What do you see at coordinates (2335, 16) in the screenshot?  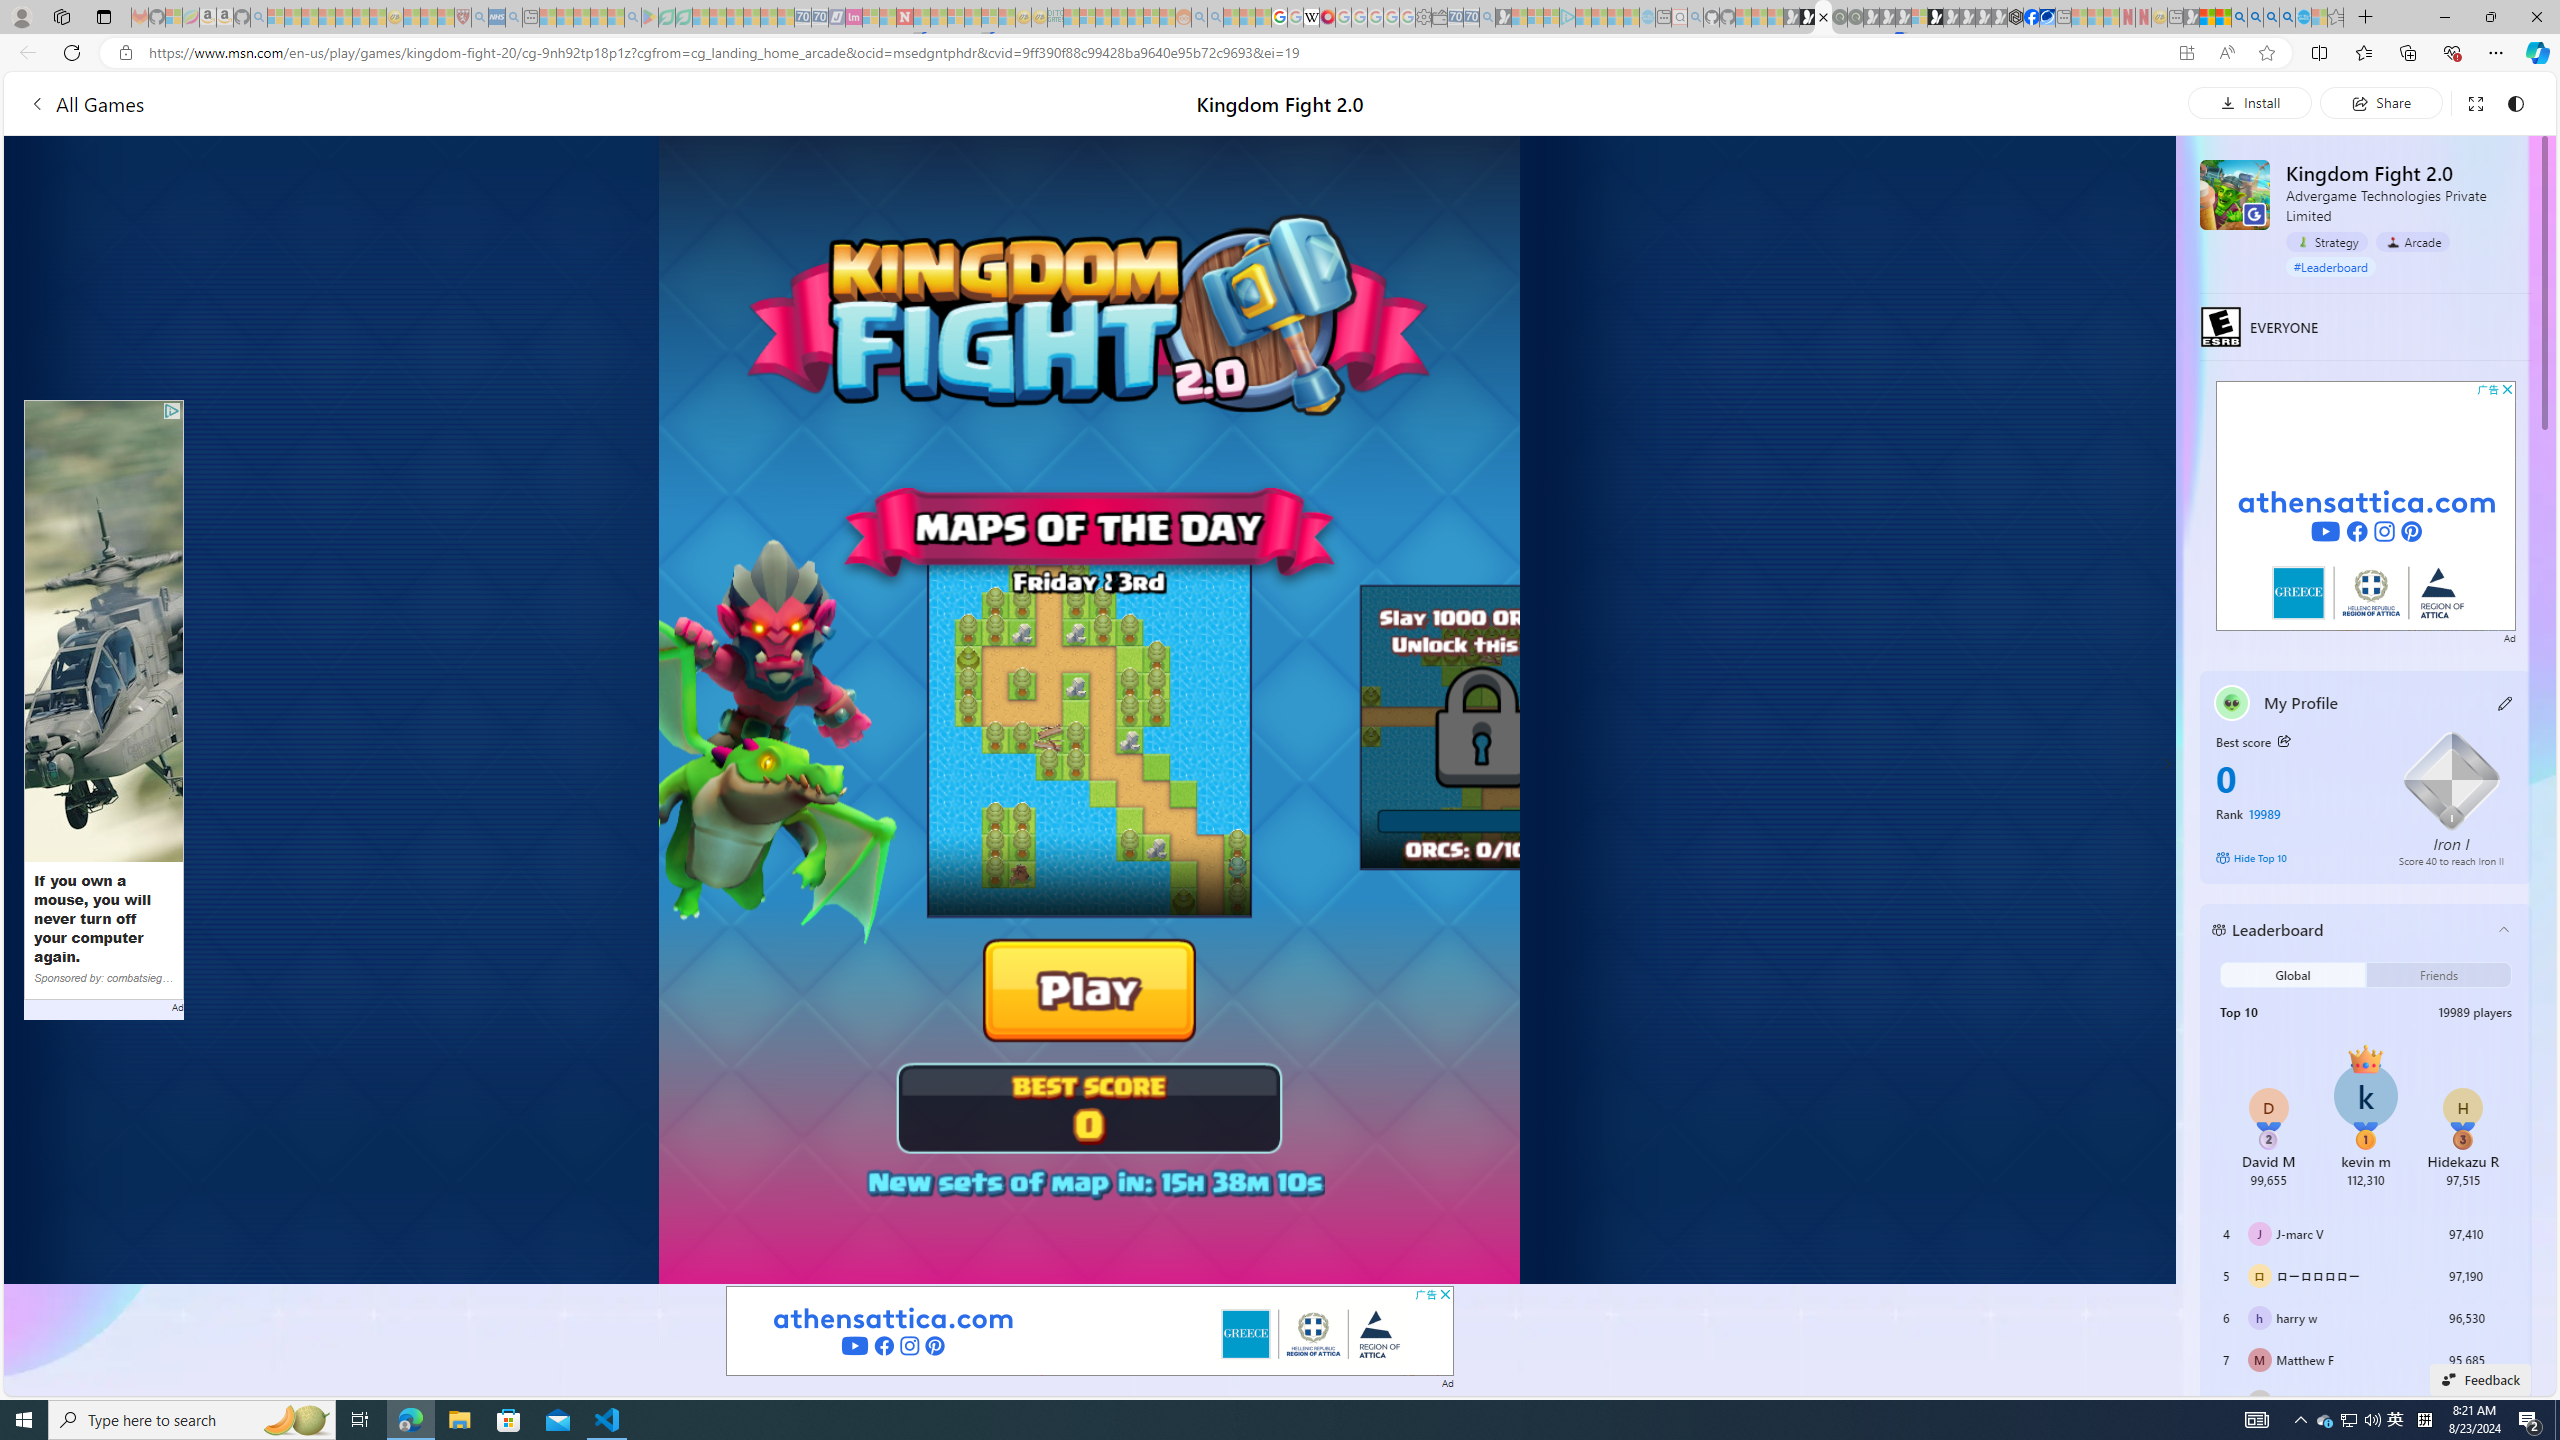 I see `'Favorites - Sleeping'` at bounding box center [2335, 16].